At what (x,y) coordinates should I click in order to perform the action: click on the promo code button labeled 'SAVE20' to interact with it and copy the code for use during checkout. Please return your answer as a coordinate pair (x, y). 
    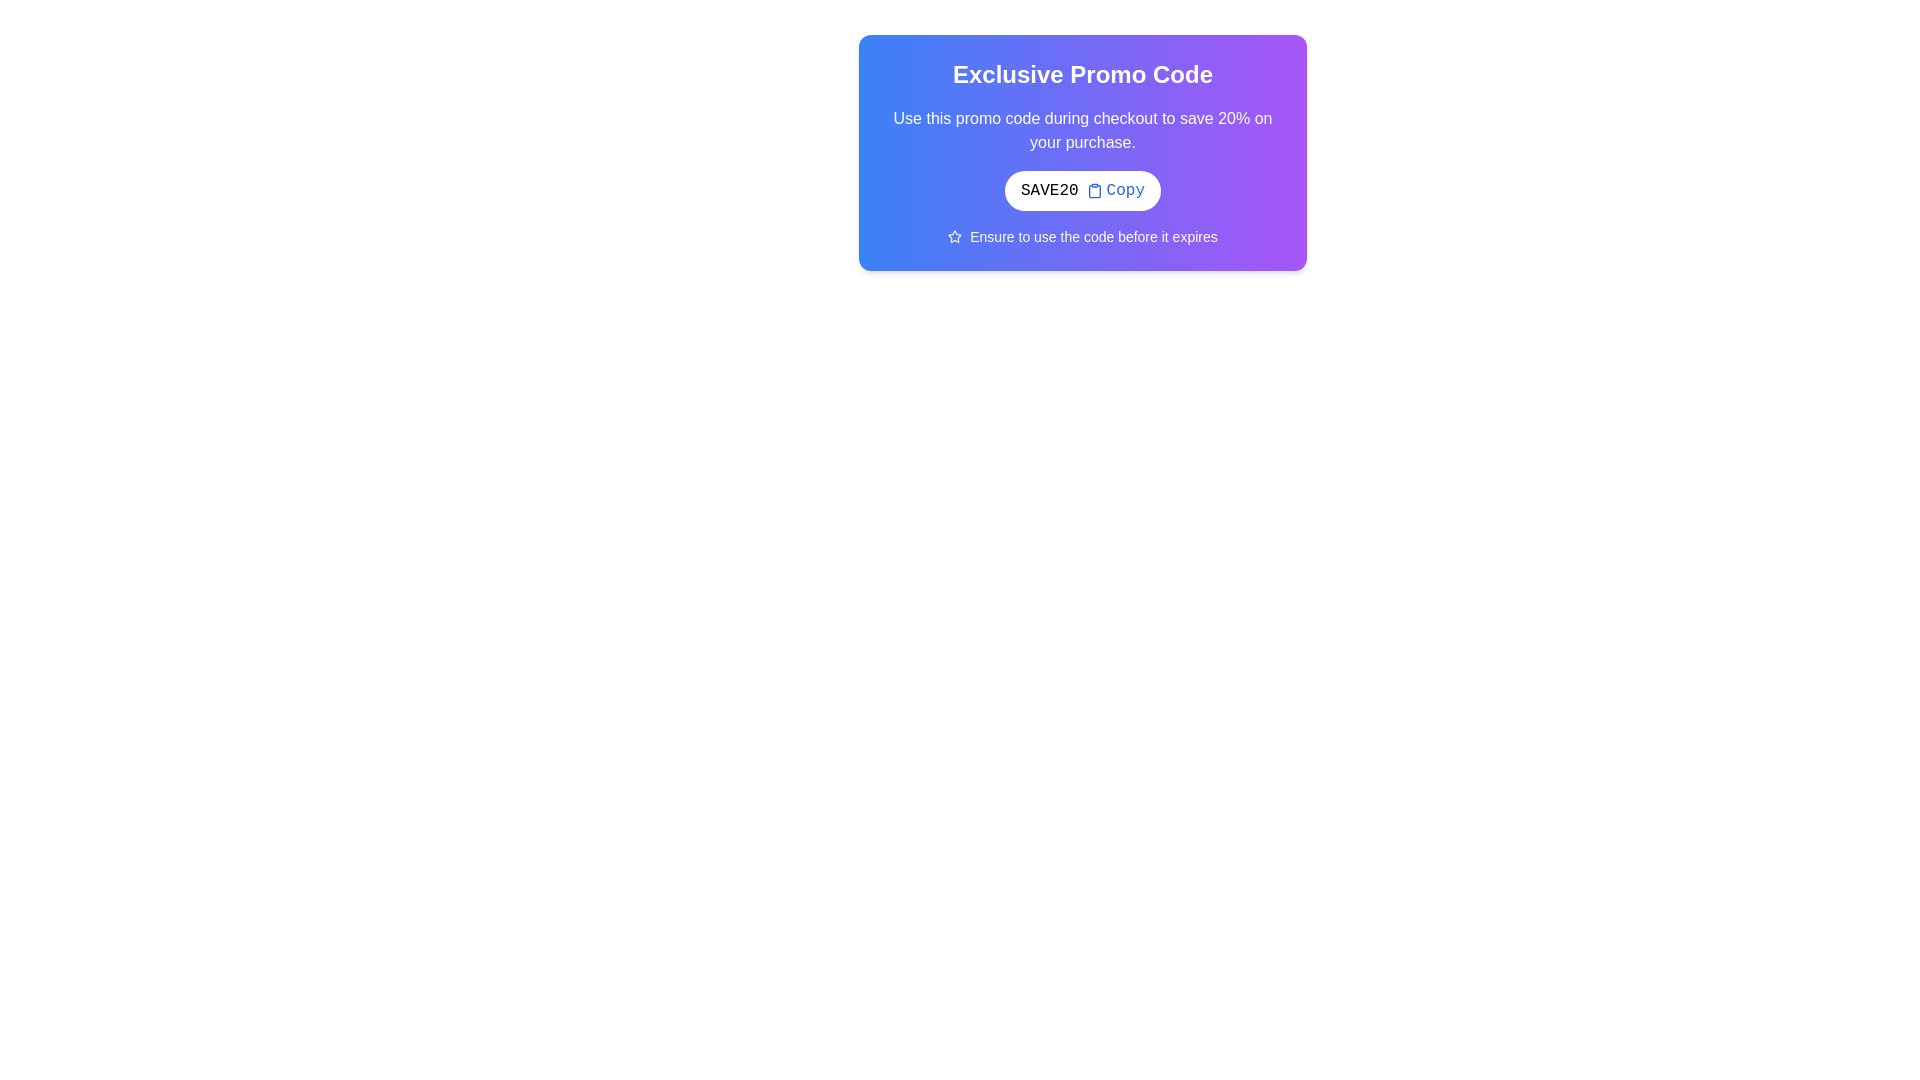
    Looking at the image, I should click on (1082, 191).